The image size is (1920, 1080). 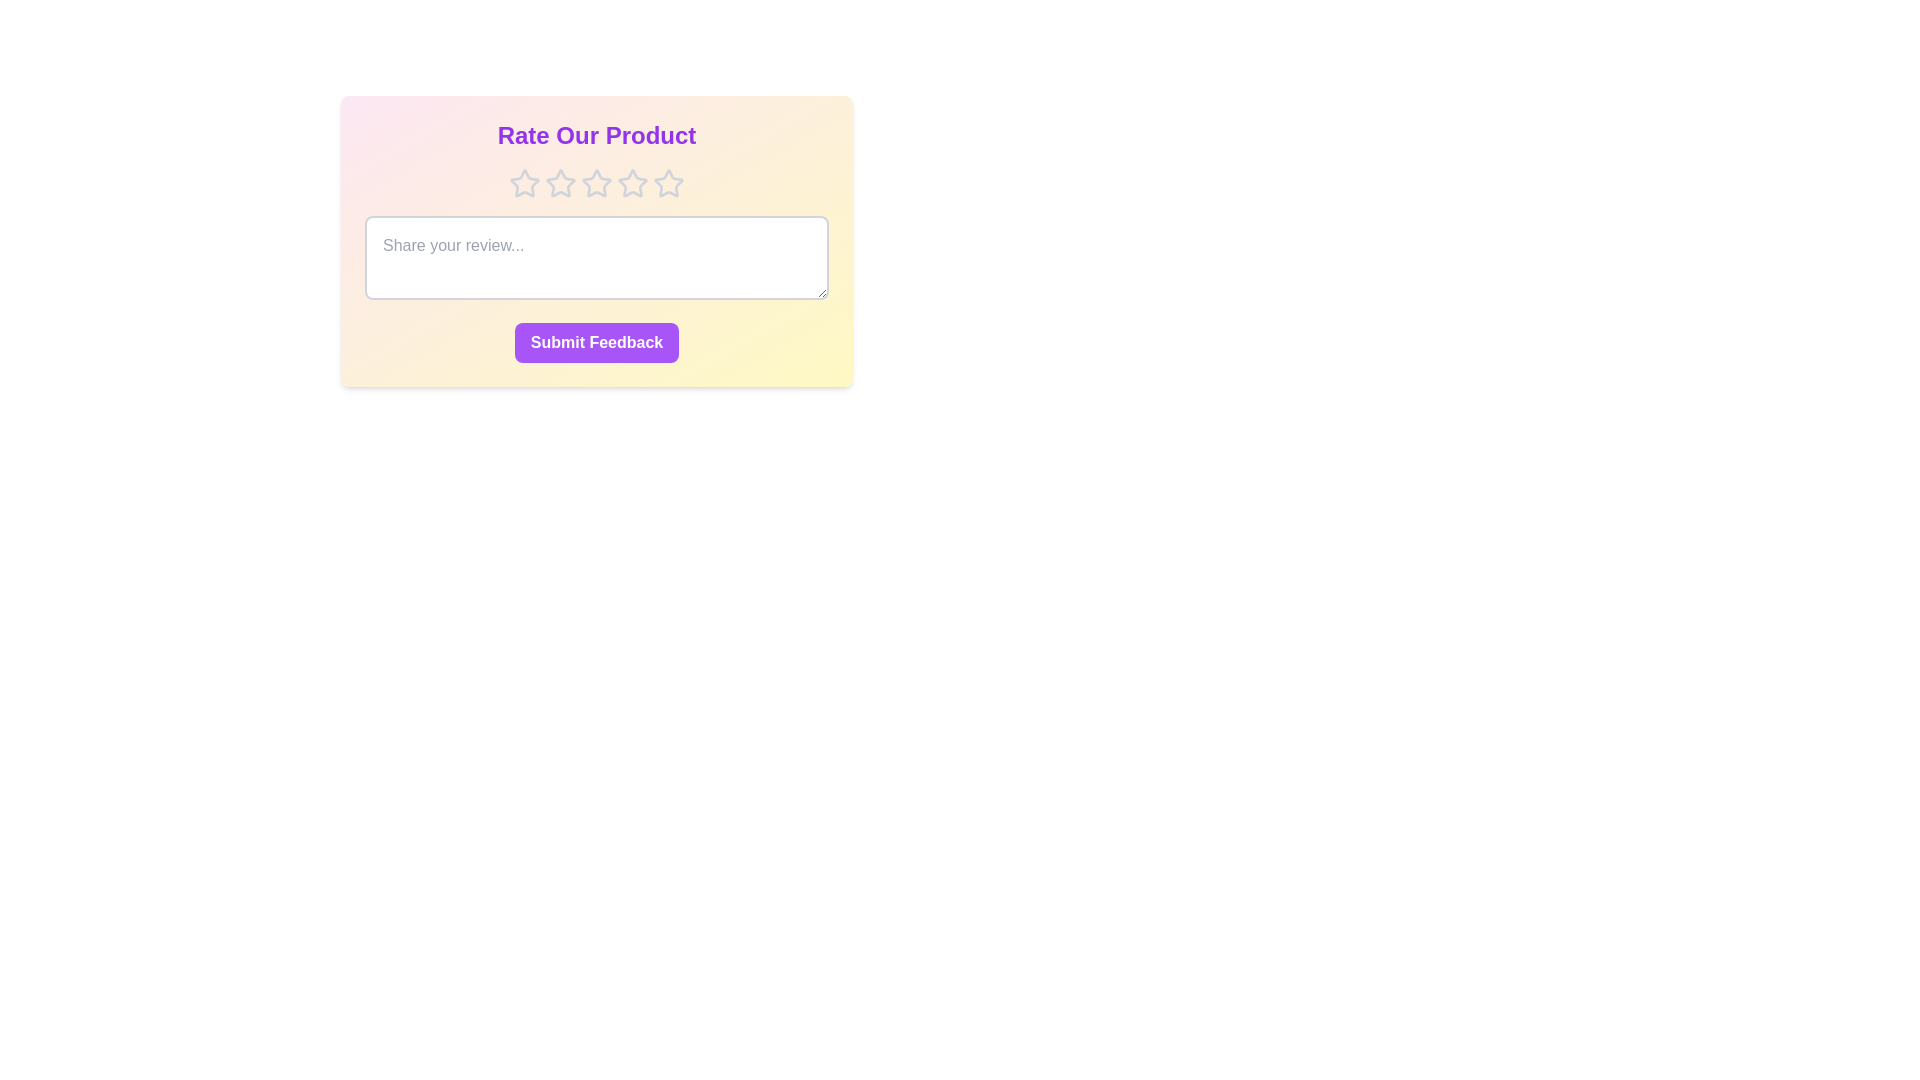 What do you see at coordinates (632, 184) in the screenshot?
I see `the star corresponding to 4 to preview the selection effect` at bounding box center [632, 184].